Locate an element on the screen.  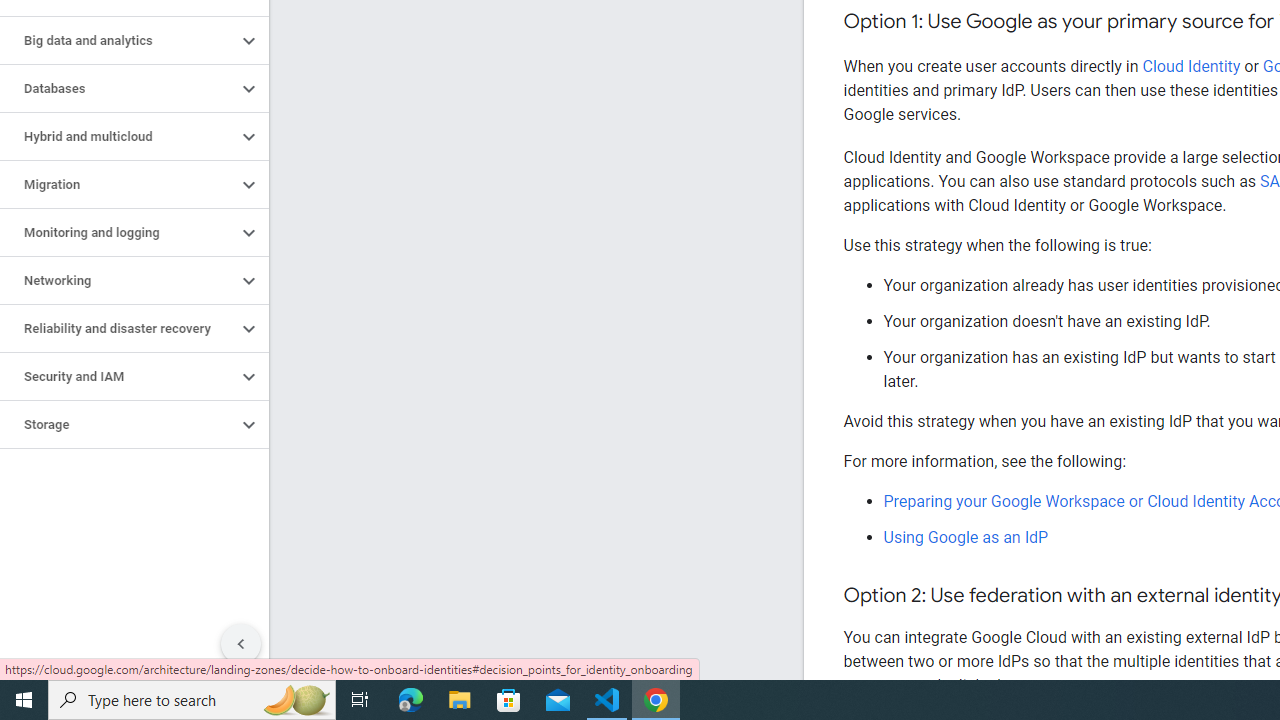
'Databases' is located at coordinates (117, 87).